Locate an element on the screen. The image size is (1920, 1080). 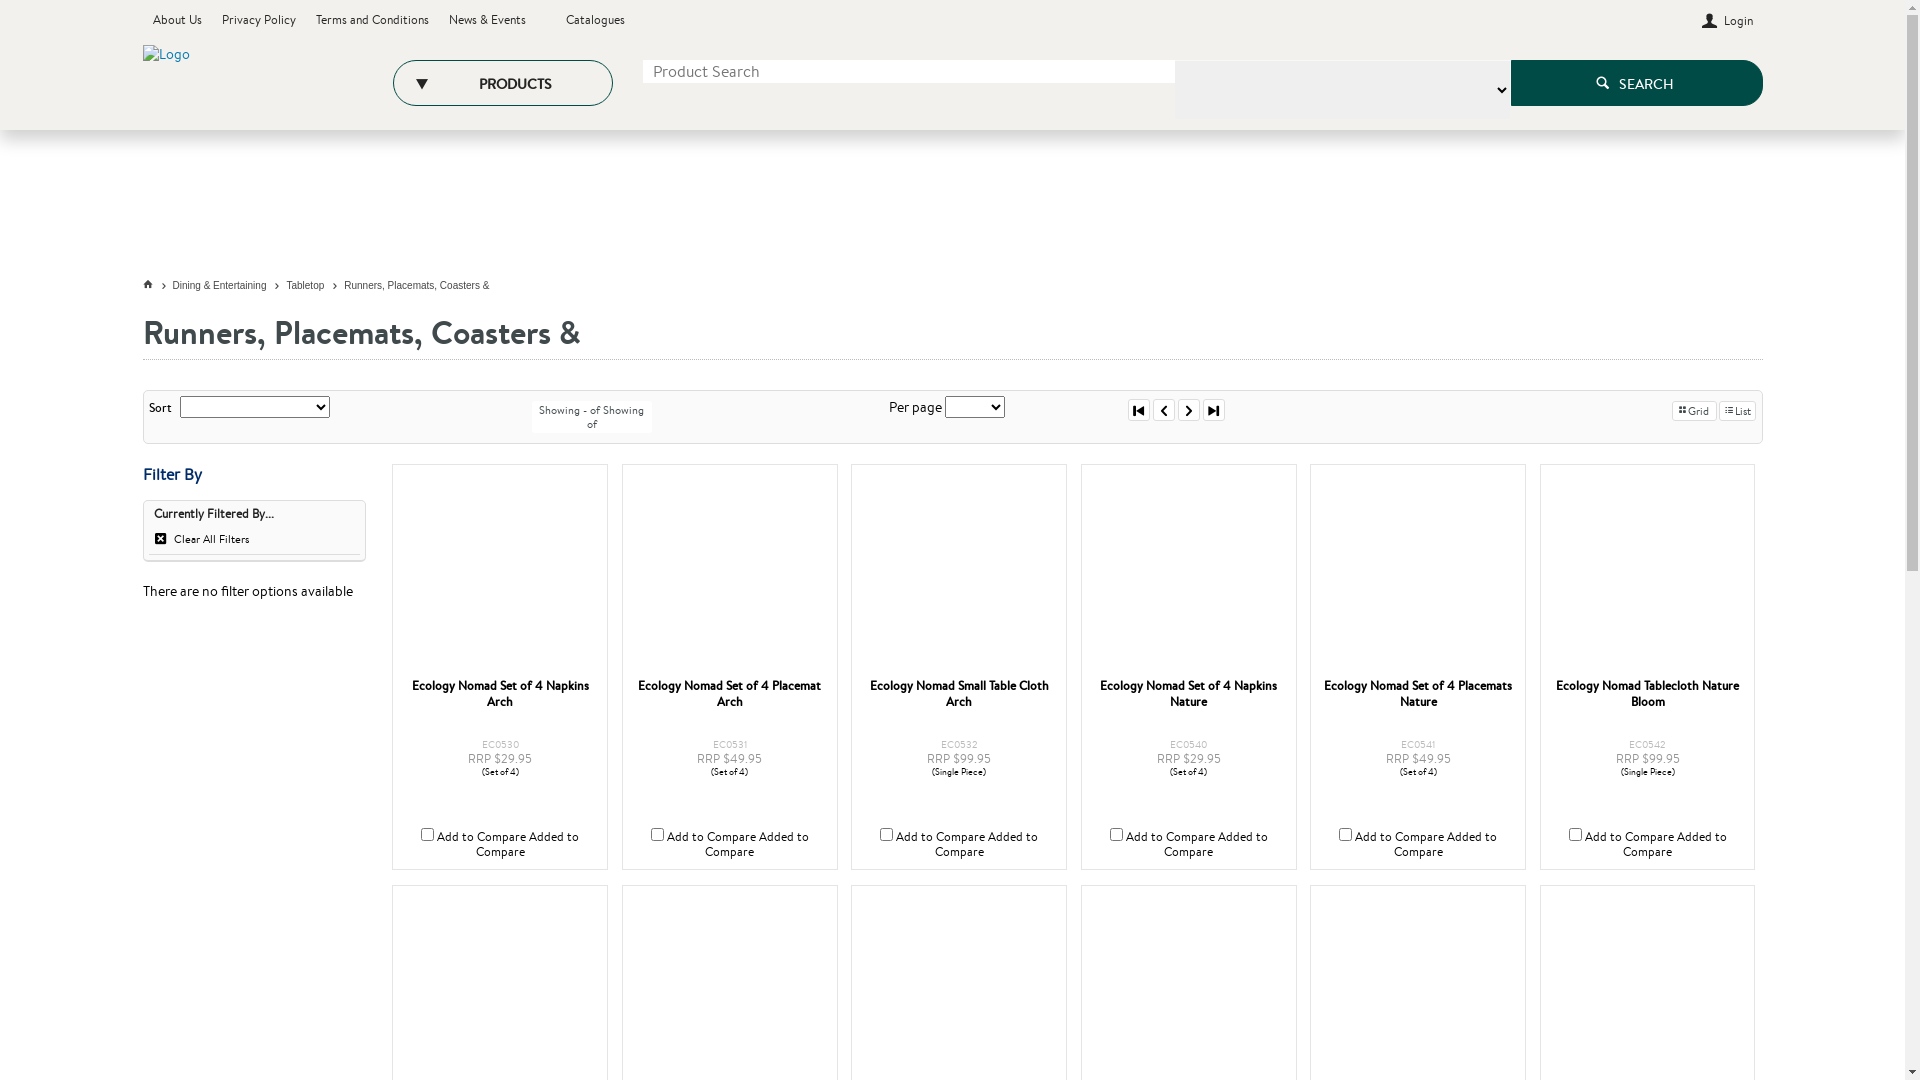
'SEARCH' is located at coordinates (1510, 82).